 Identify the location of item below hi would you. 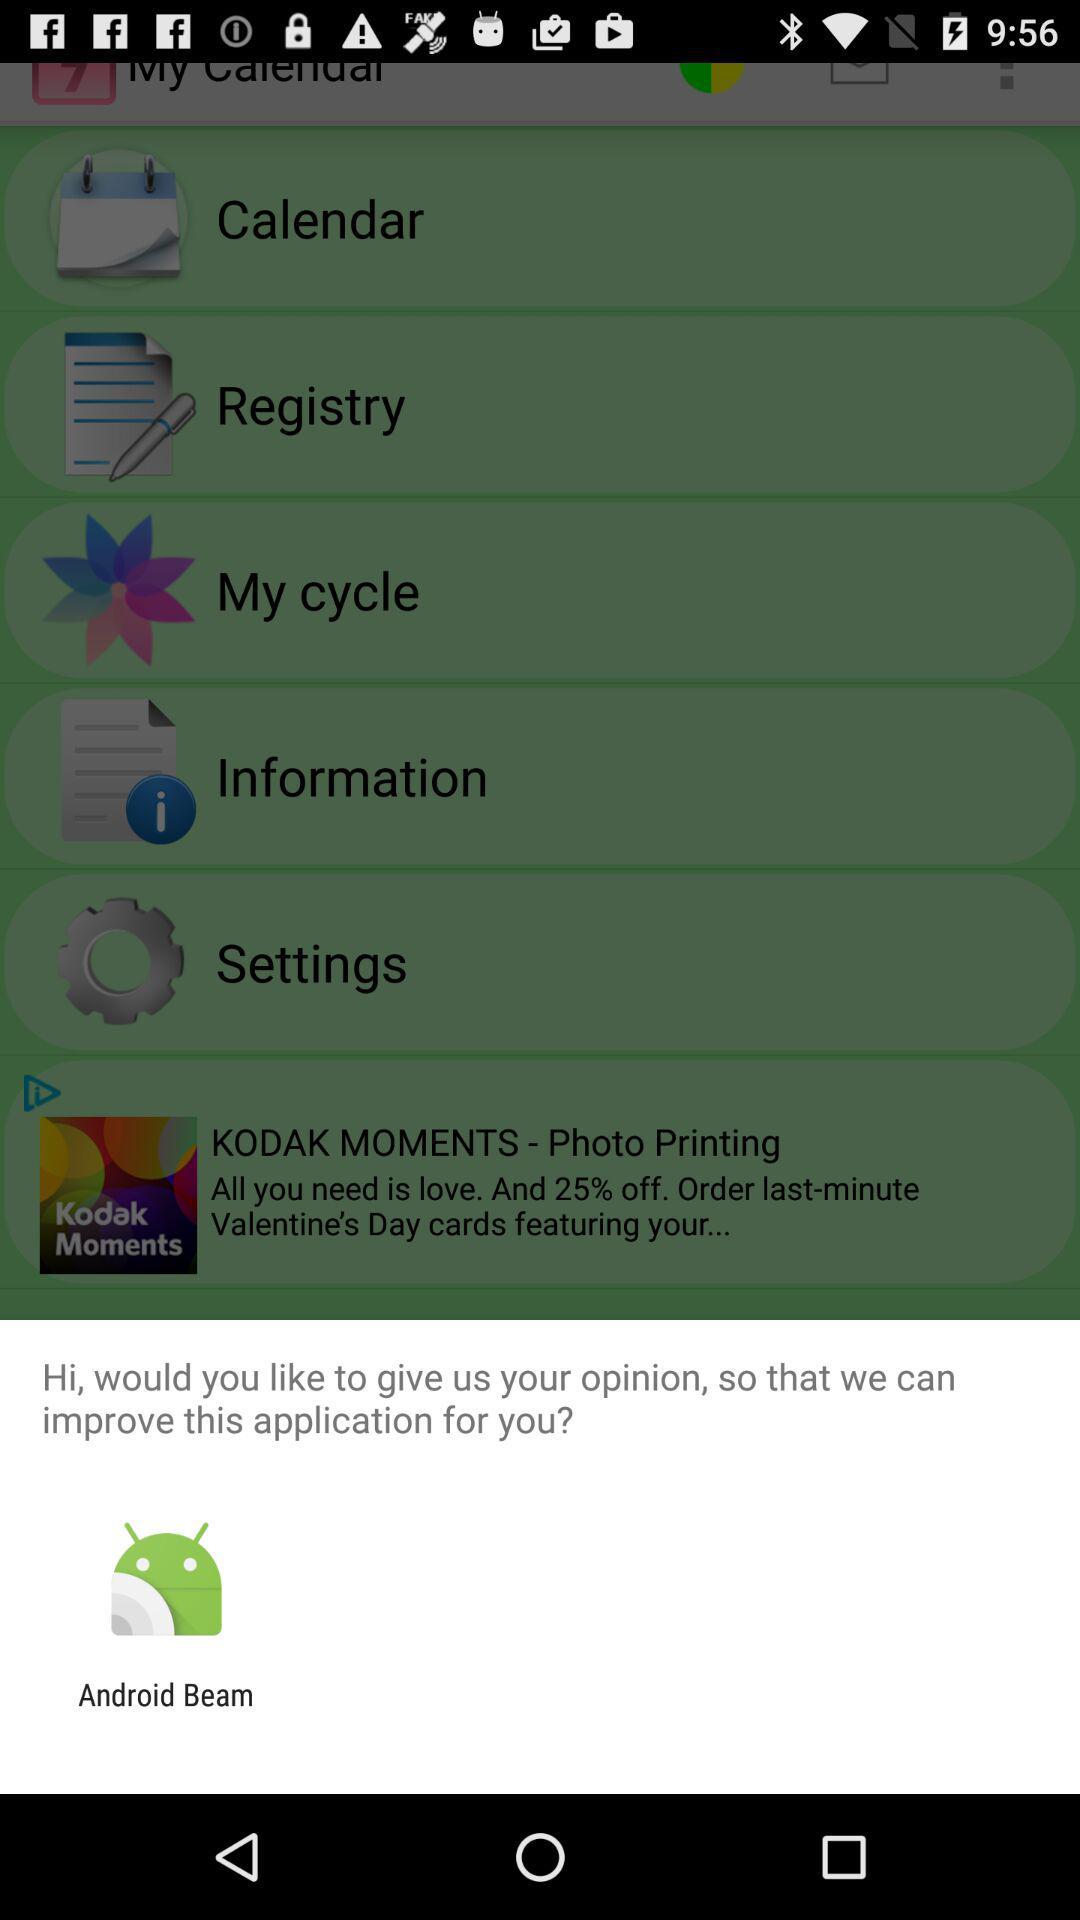
(165, 1579).